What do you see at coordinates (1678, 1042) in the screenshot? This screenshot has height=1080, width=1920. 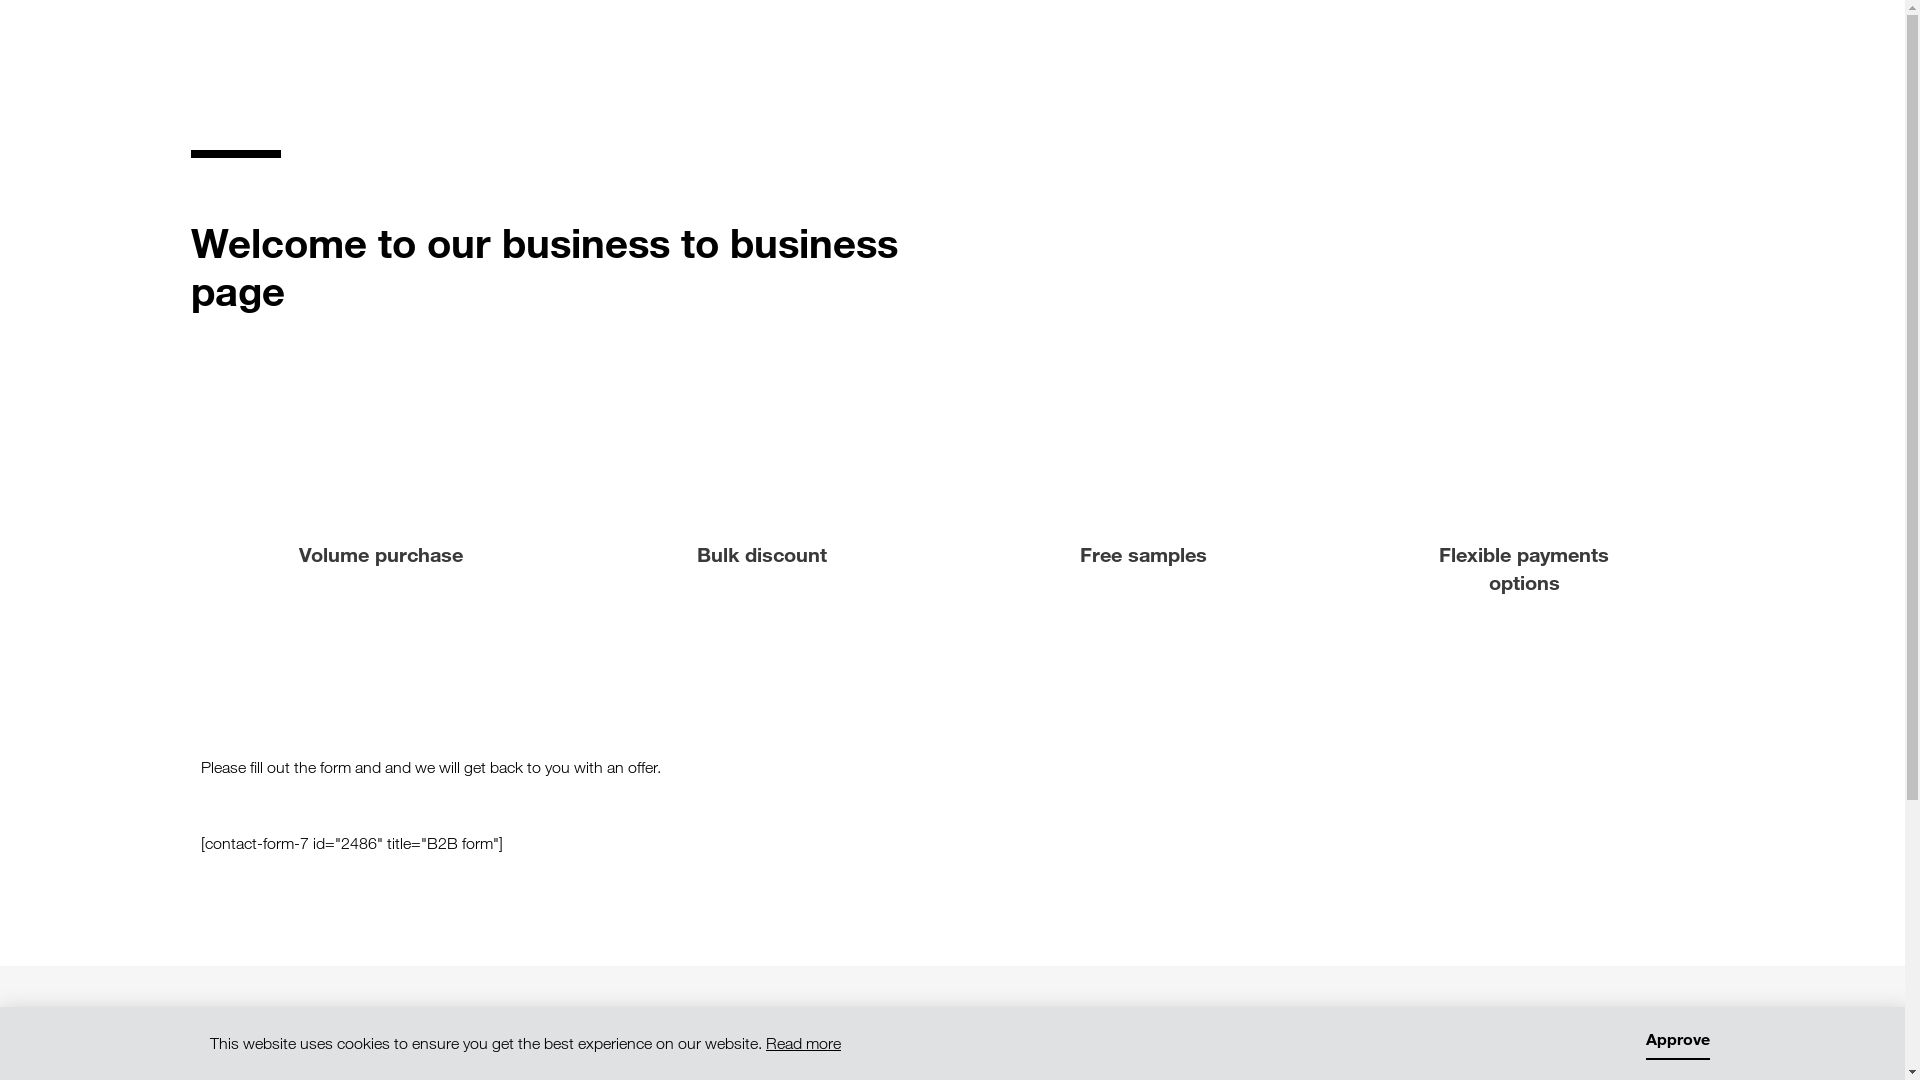 I see `'Approve'` at bounding box center [1678, 1042].